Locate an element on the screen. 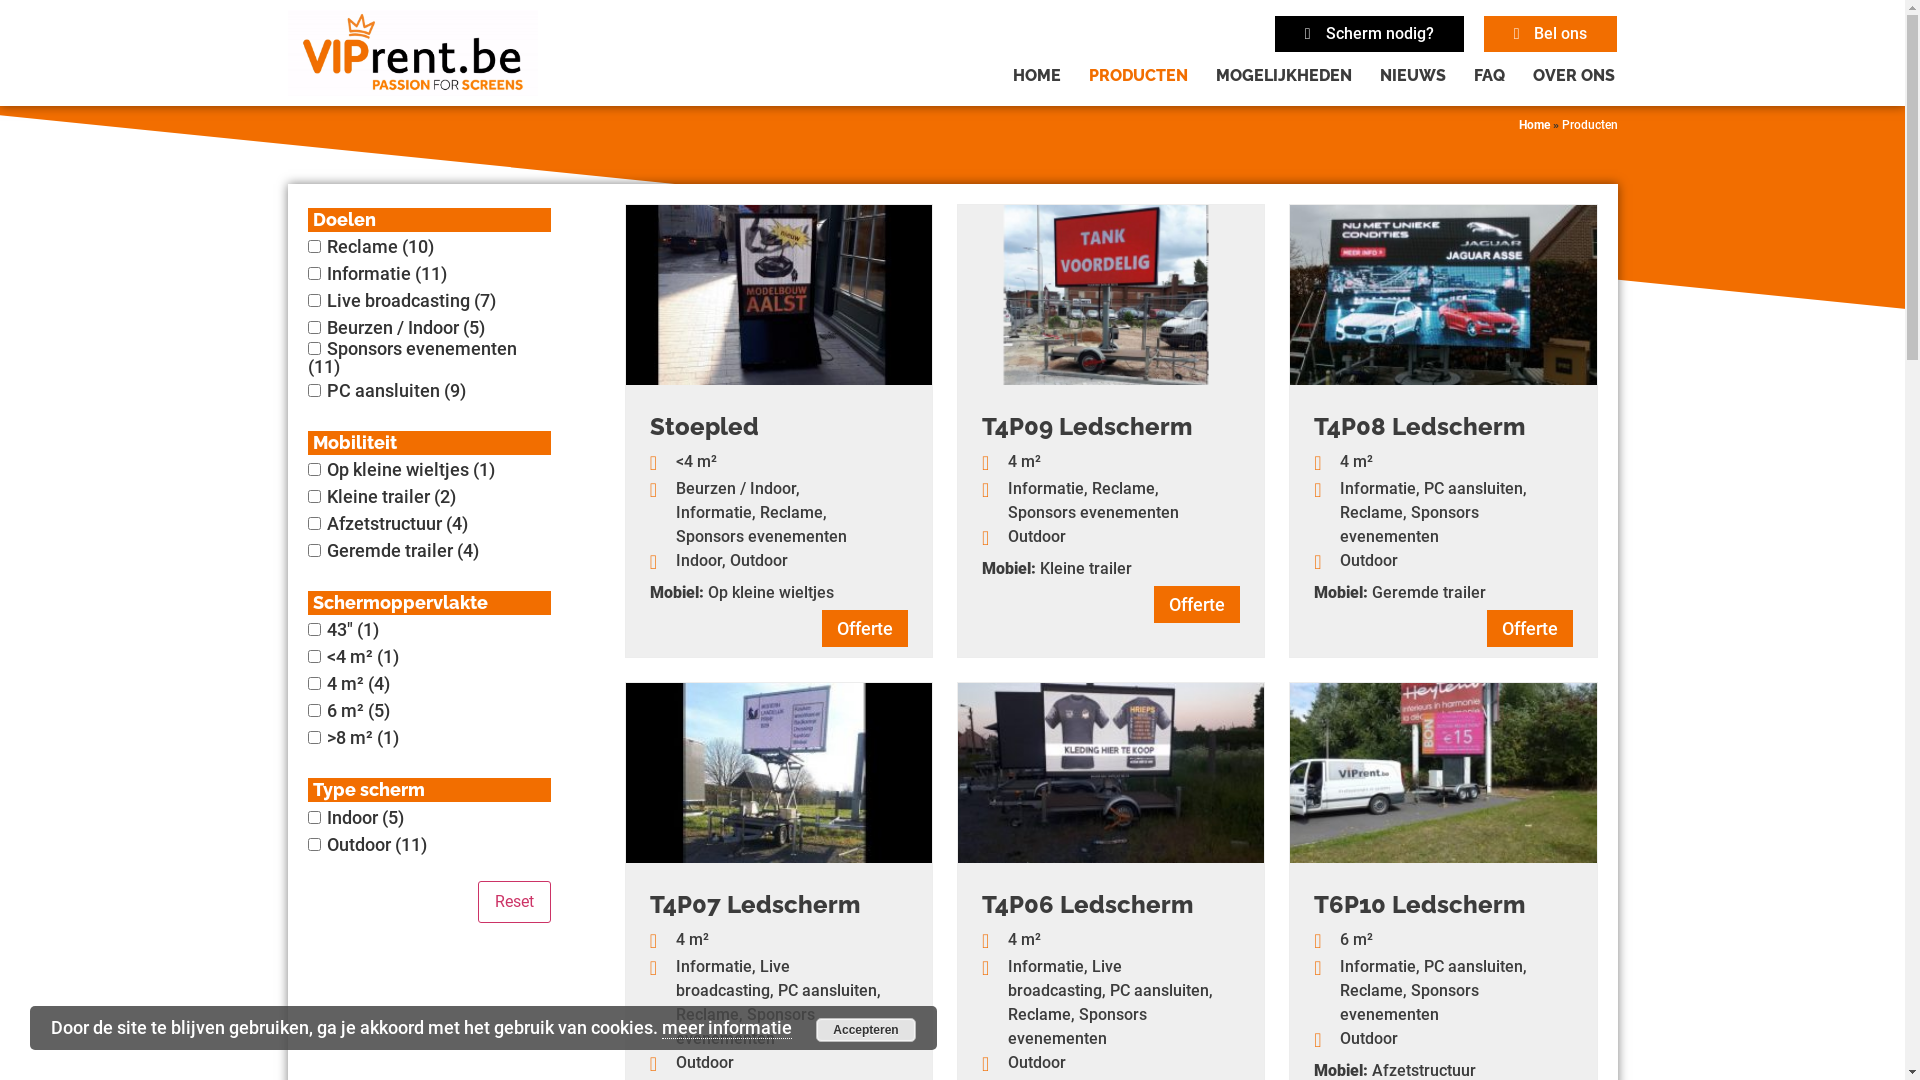 The width and height of the screenshot is (1920, 1080). 'Producten' is located at coordinates (1588, 124).